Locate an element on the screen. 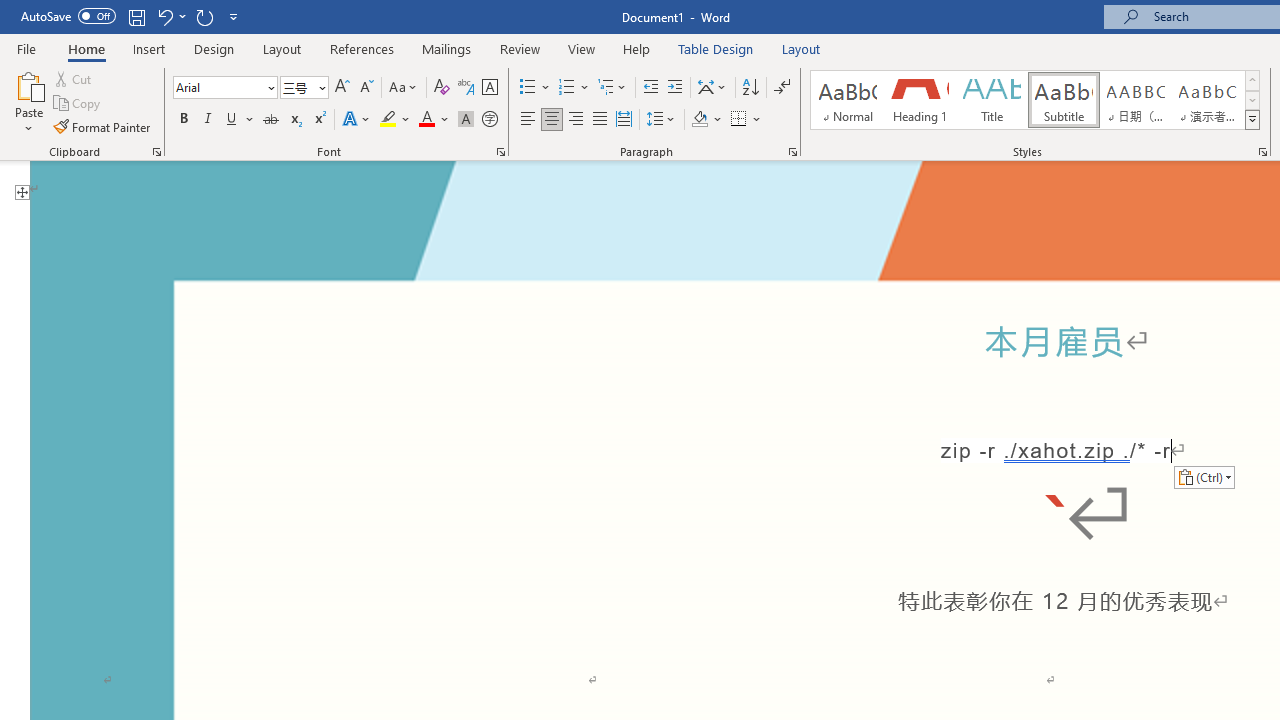 The image size is (1280, 720). 'Character Shading' is located at coordinates (464, 119).